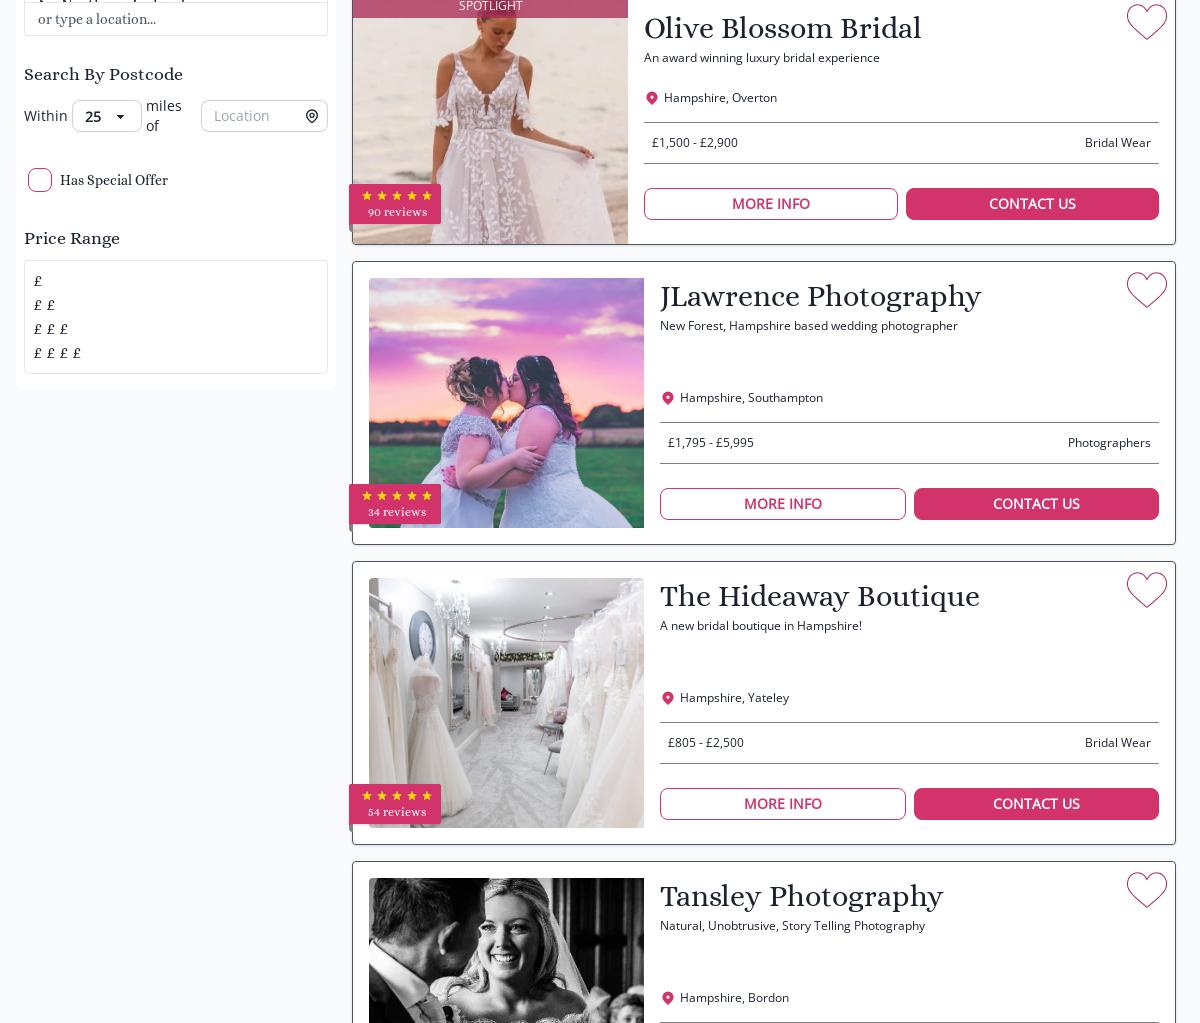 The width and height of the screenshot is (1200, 1023). What do you see at coordinates (138, 118) in the screenshot?
I see `'Weddings Abroad & Honeymoons'` at bounding box center [138, 118].